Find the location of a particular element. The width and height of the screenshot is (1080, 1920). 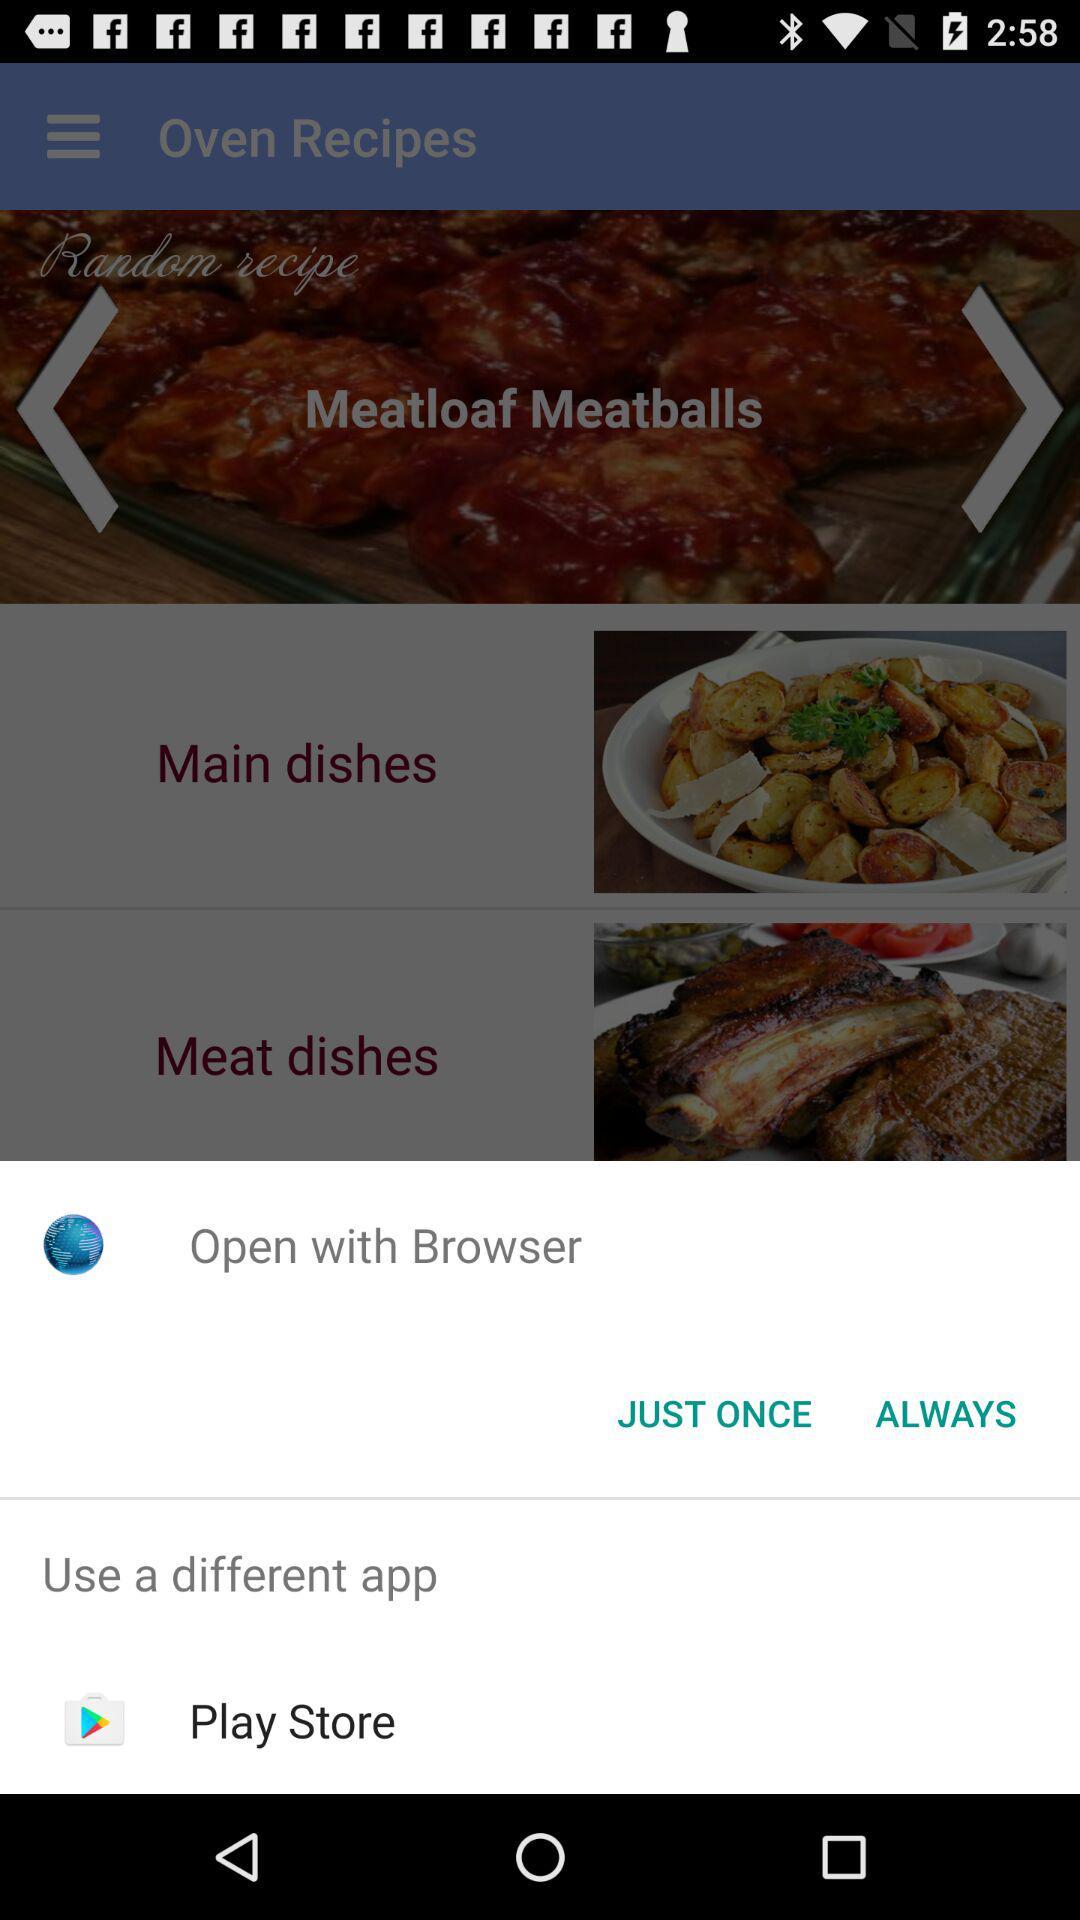

icon below the open with browser app is located at coordinates (713, 1411).